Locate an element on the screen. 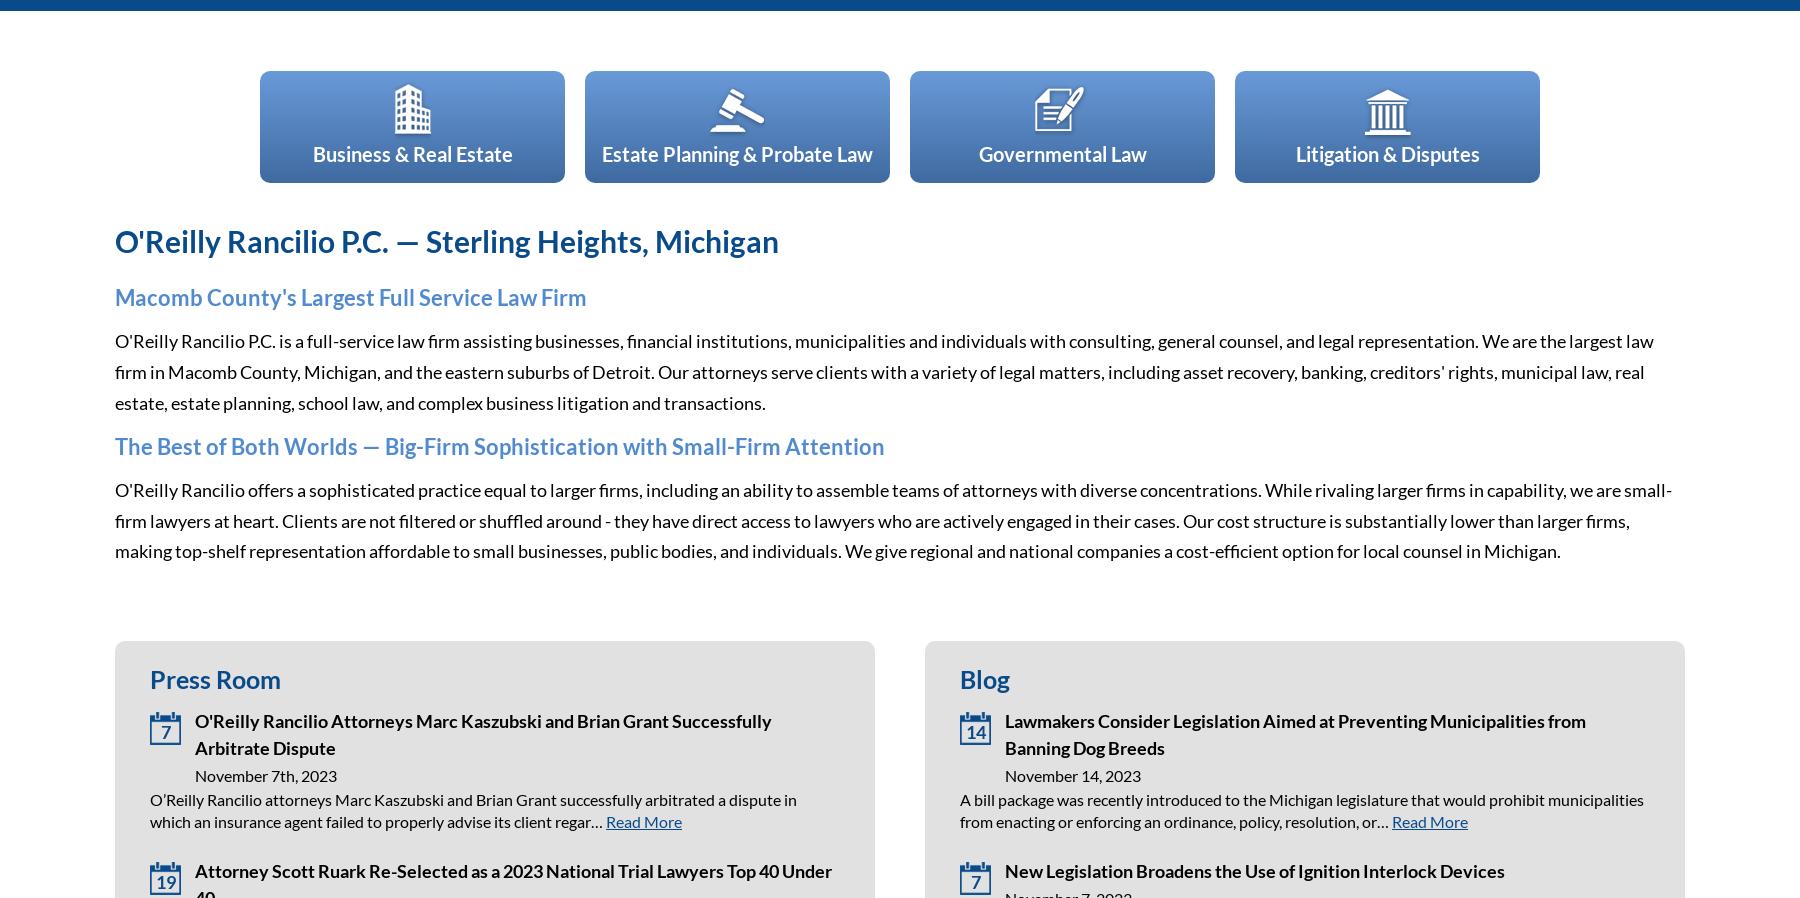 Image resolution: width=1800 pixels, height=898 pixels. 'O'Reilly Rancilio P.C. — Sterling Heights, Michigan' is located at coordinates (446, 241).